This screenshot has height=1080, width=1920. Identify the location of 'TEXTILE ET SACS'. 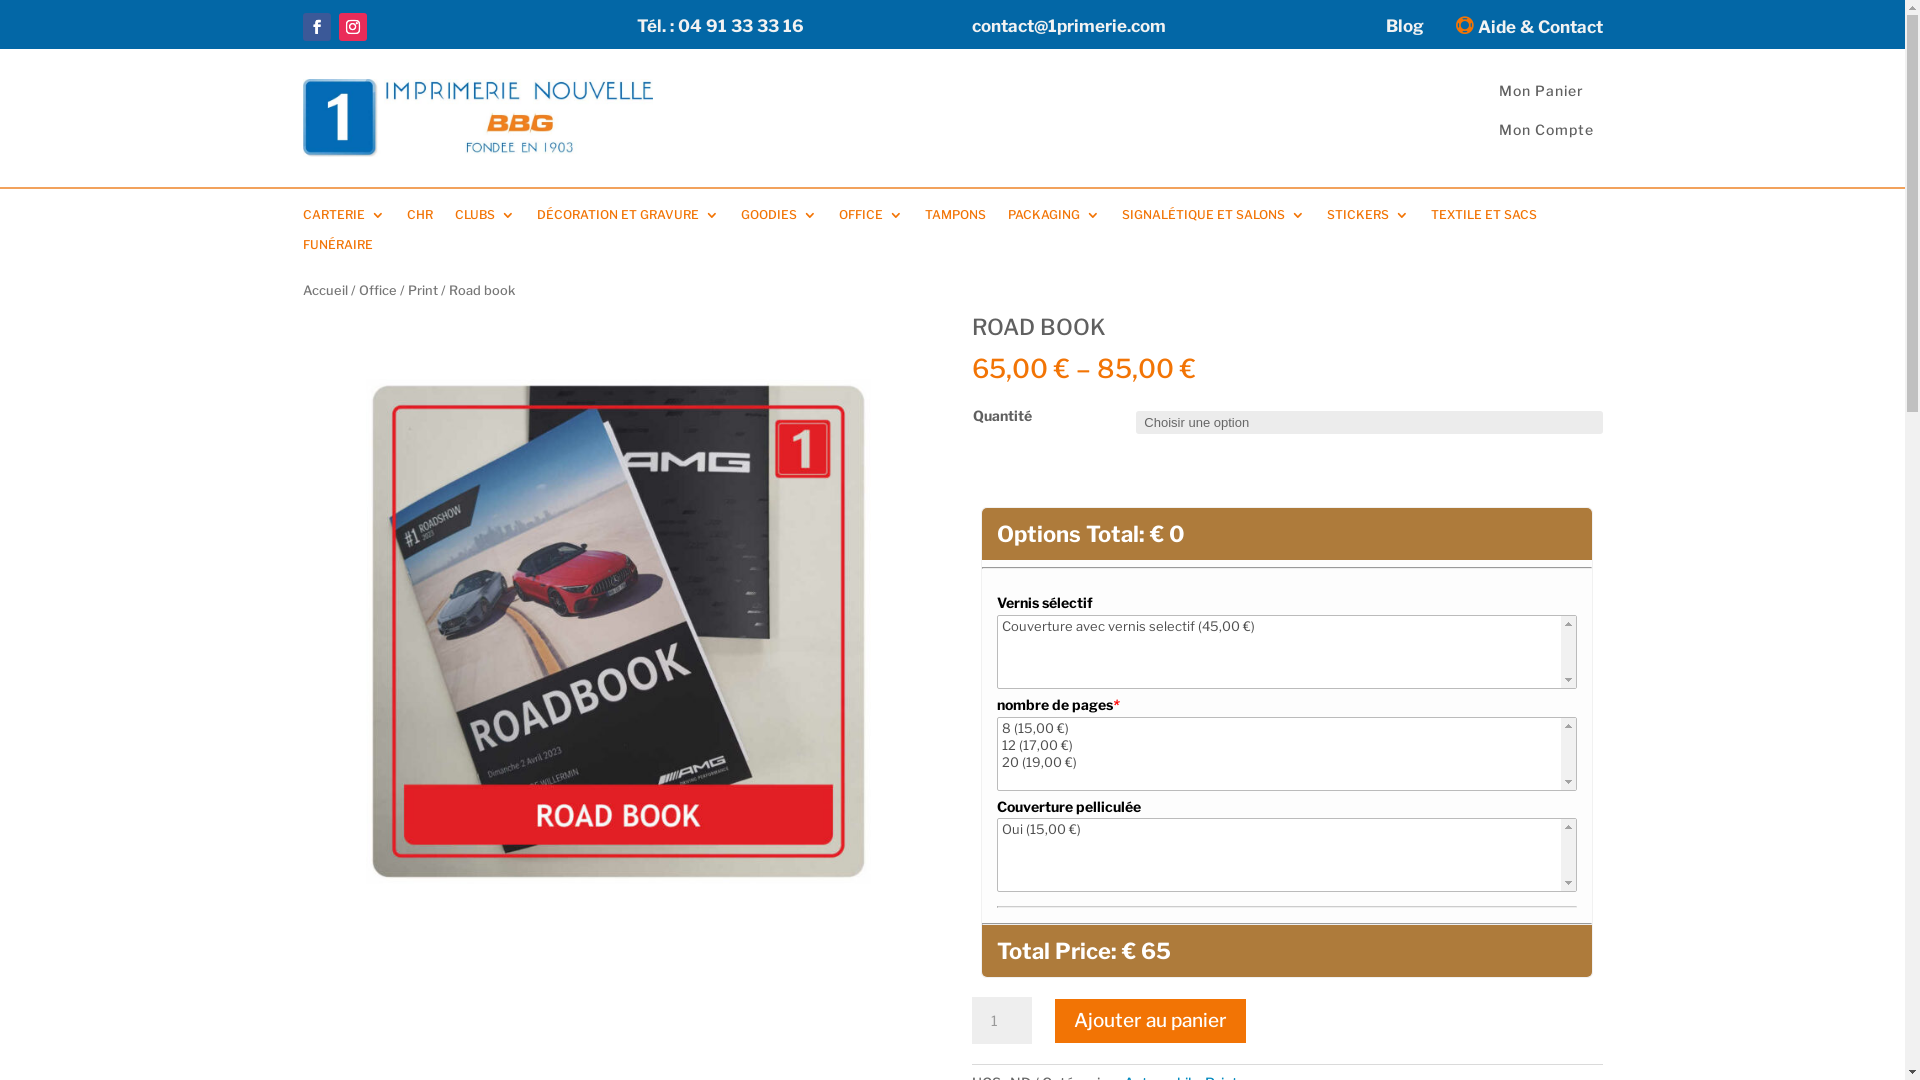
(1483, 219).